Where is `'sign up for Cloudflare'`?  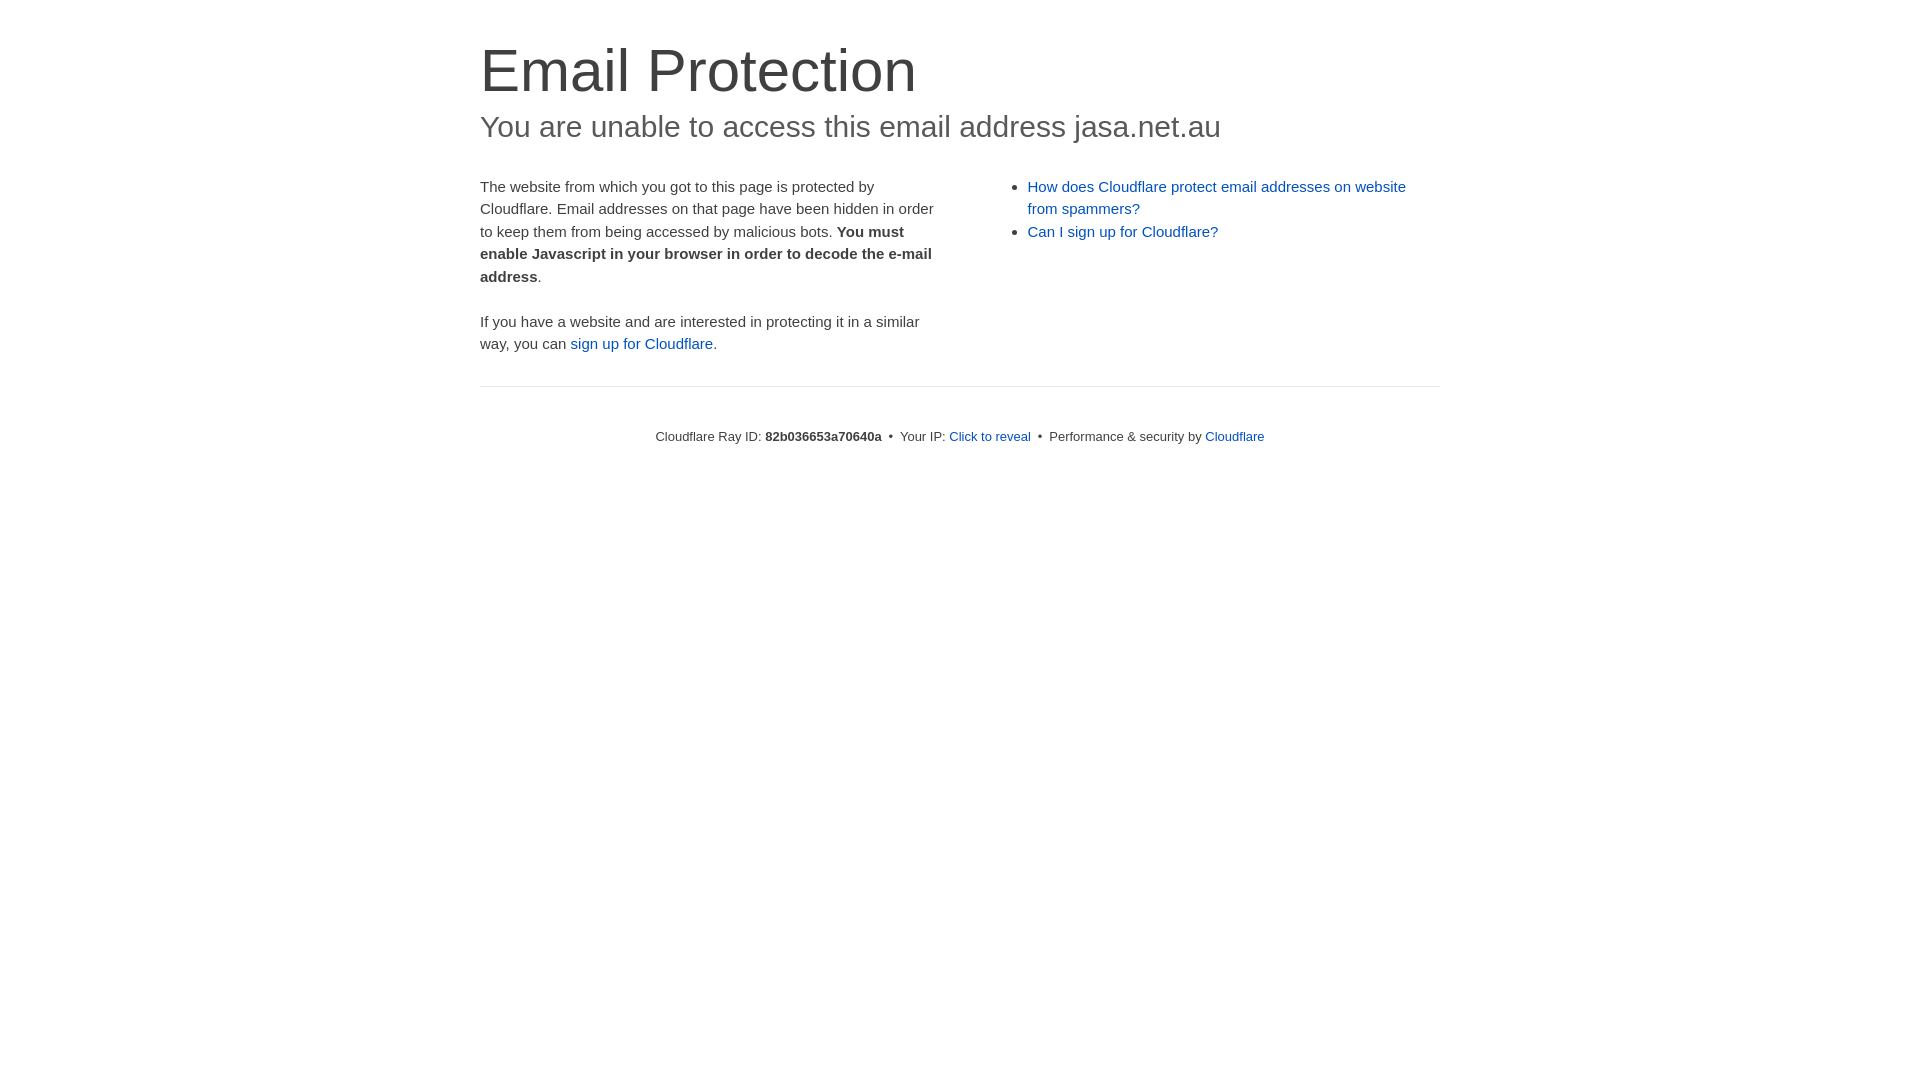
'sign up for Cloudflare' is located at coordinates (642, 342).